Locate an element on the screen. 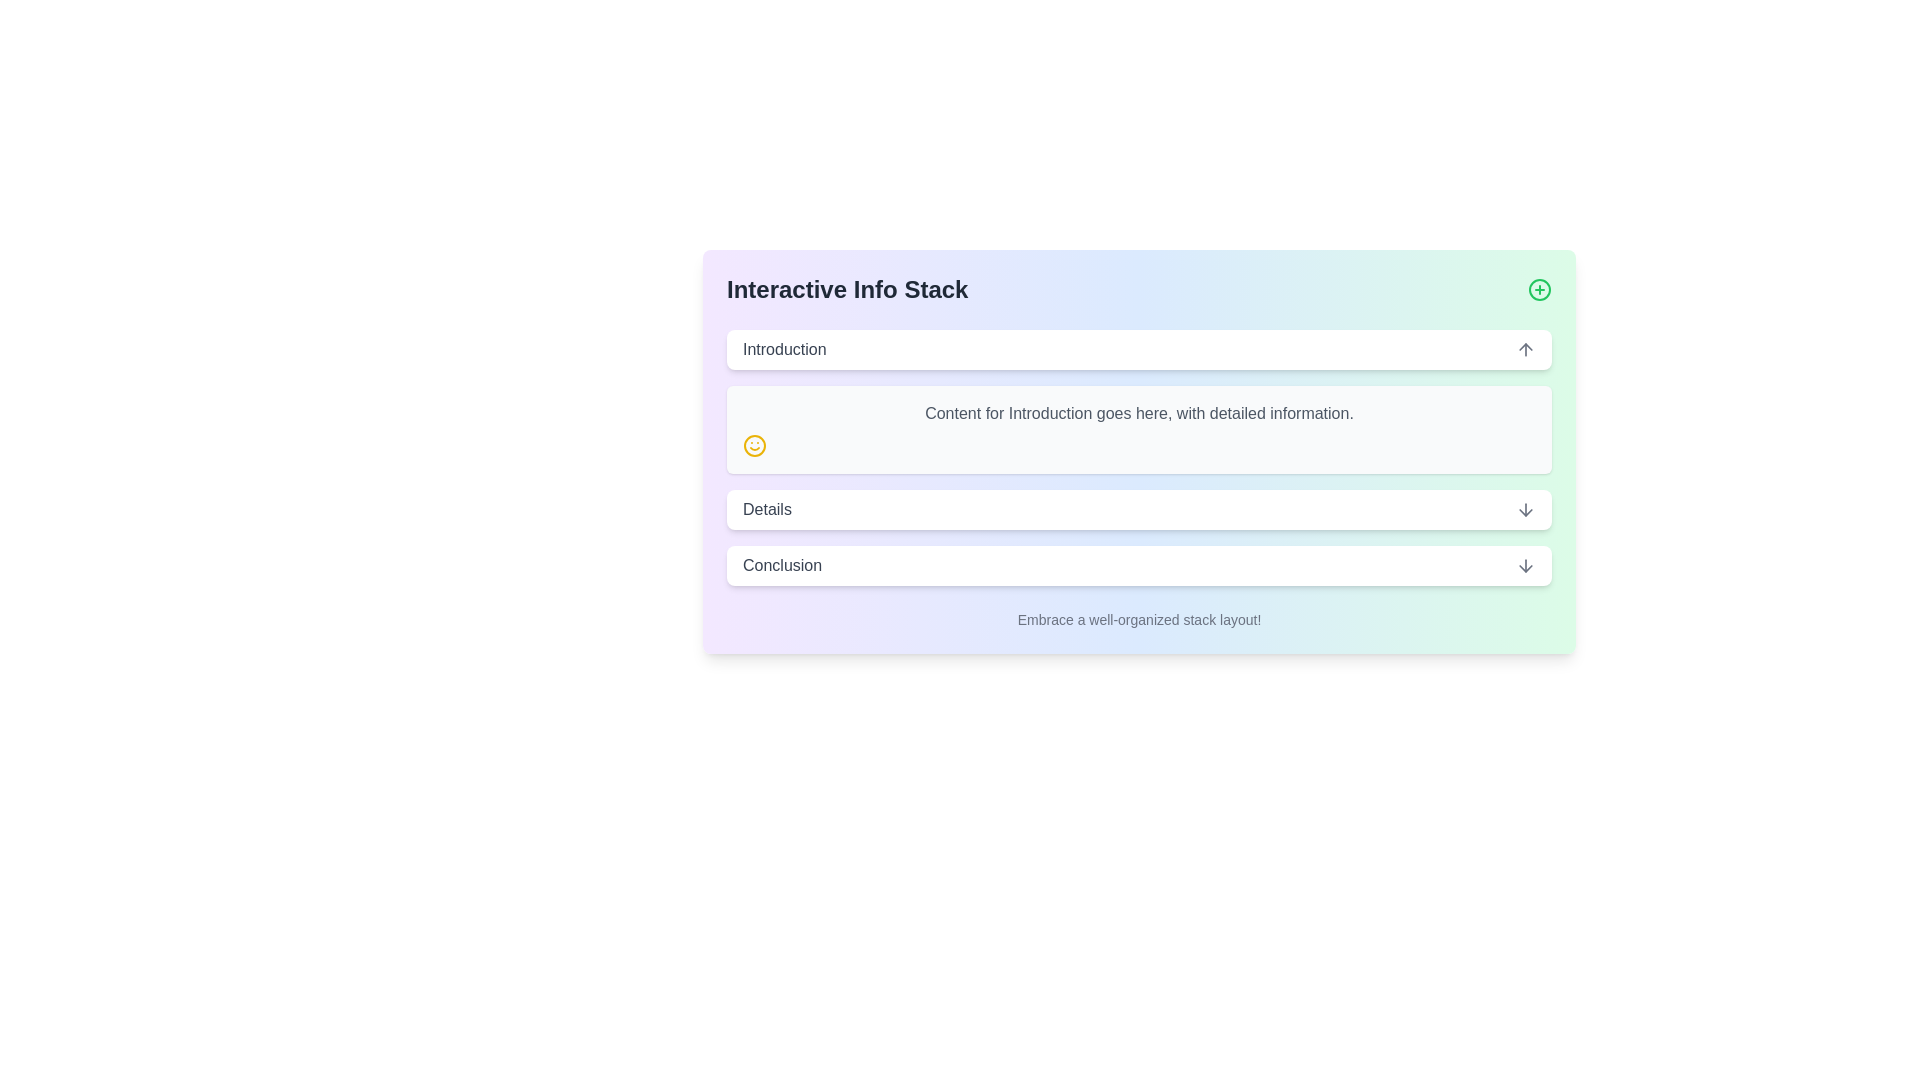 The image size is (1920, 1080). the button at the top of the stack is located at coordinates (1139, 349).